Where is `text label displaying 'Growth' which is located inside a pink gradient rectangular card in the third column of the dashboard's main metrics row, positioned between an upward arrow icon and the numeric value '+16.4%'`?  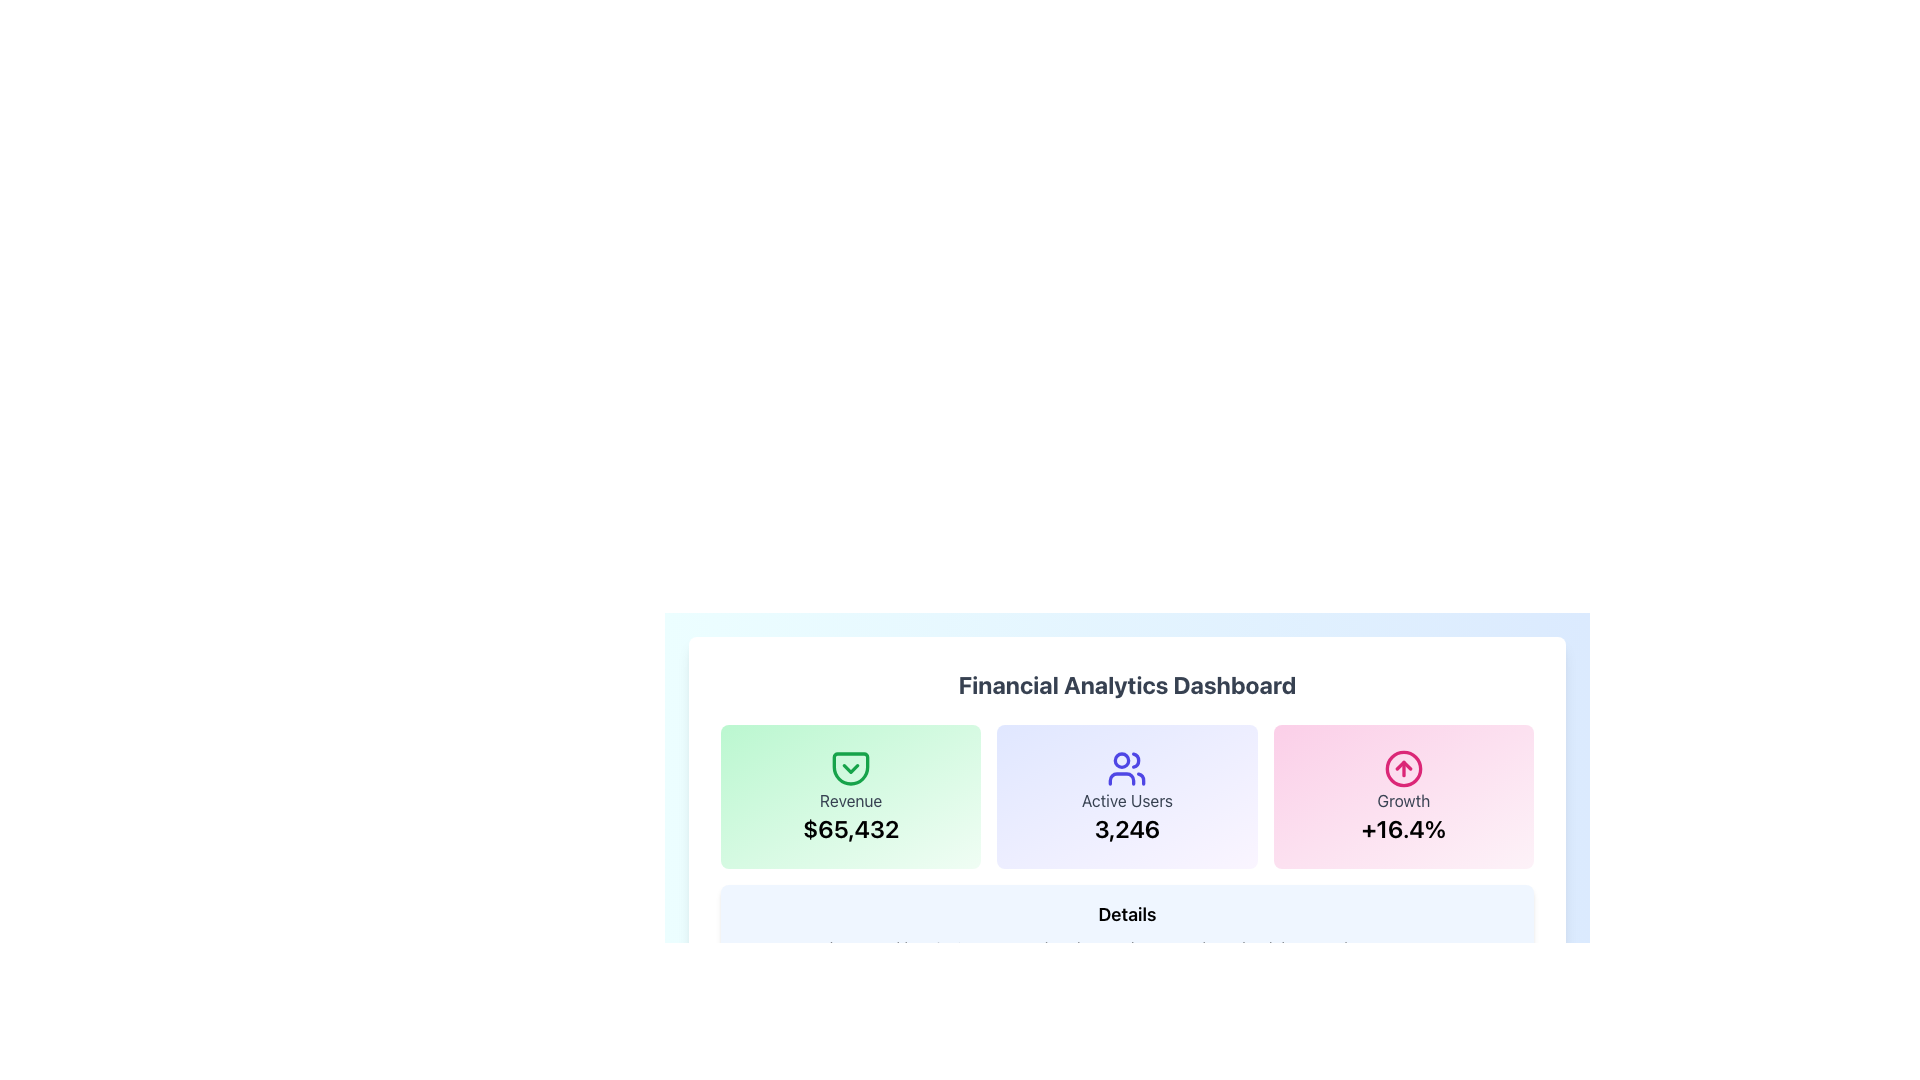
text label displaying 'Growth' which is located inside a pink gradient rectangular card in the third column of the dashboard's main metrics row, positioned between an upward arrow icon and the numeric value '+16.4%' is located at coordinates (1402, 800).